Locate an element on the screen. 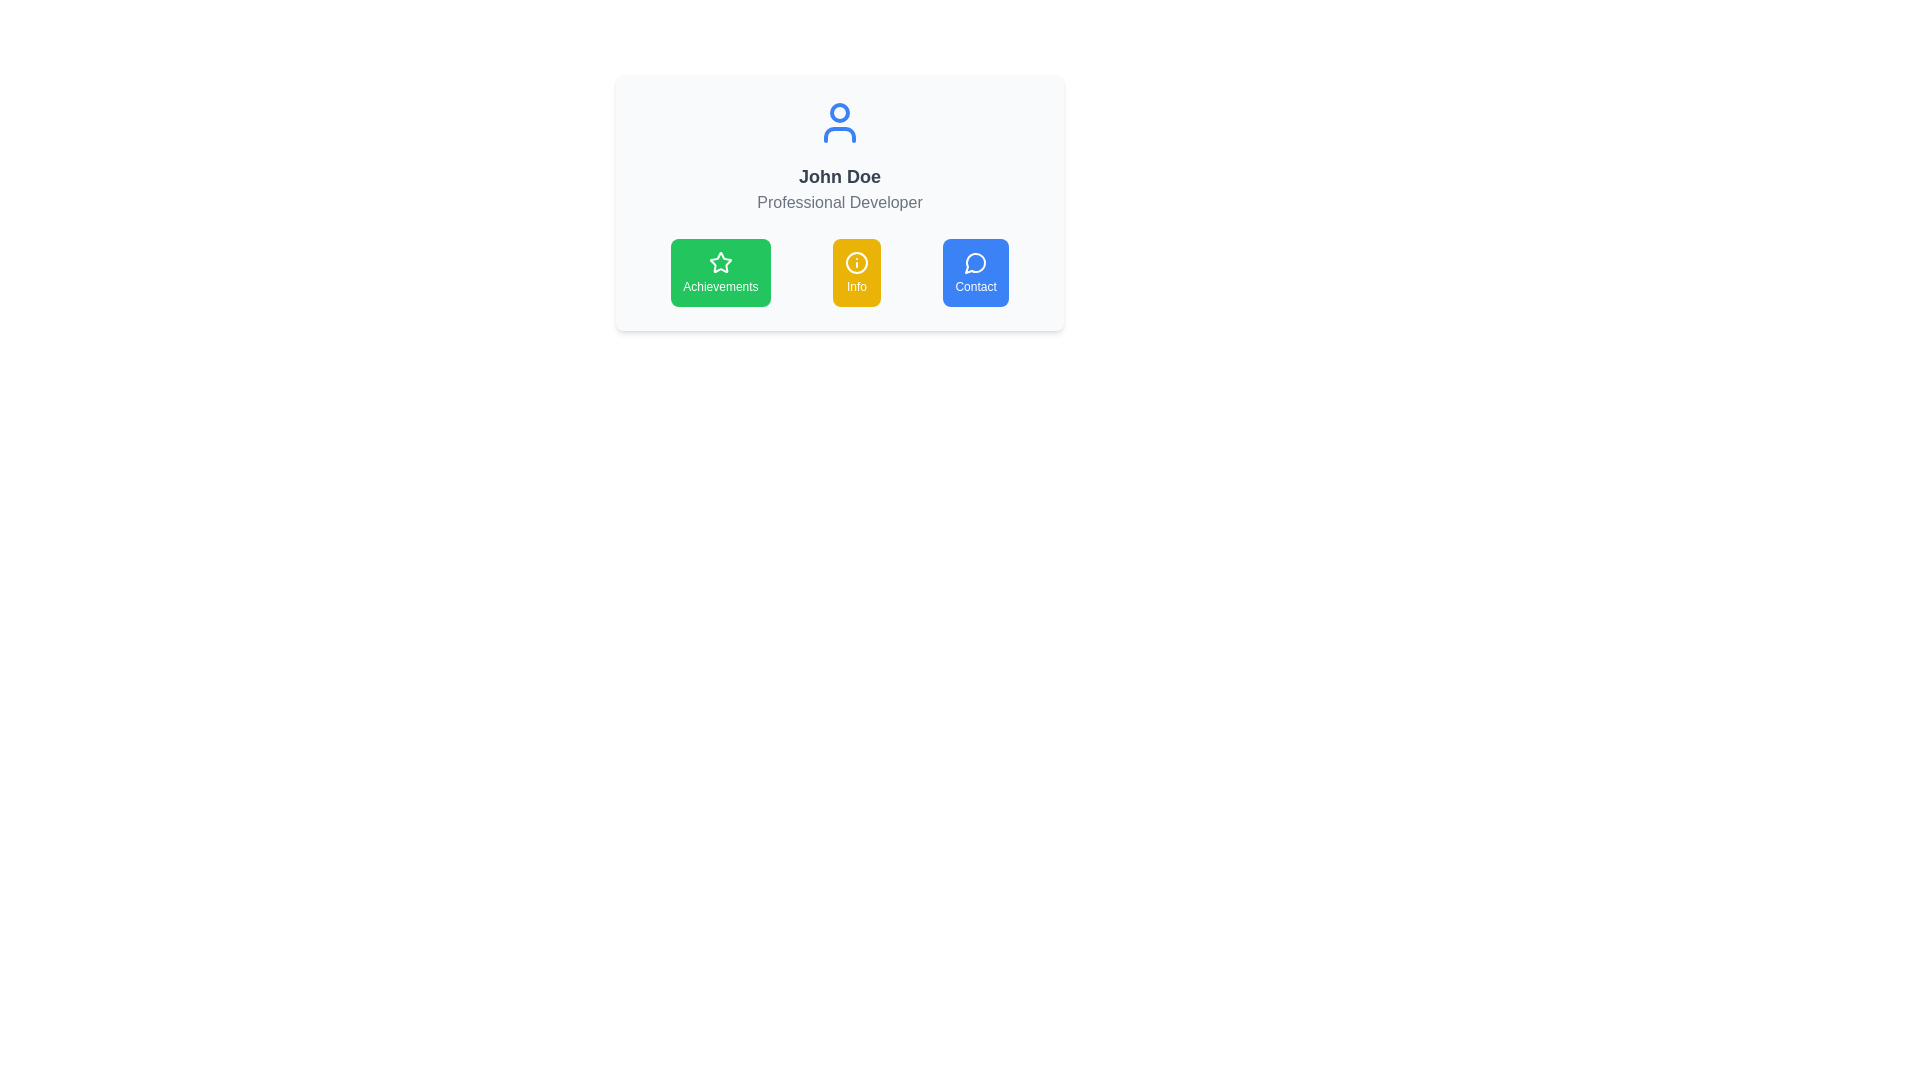 The image size is (1920, 1080). the circular blue outlined icon shaped like a message bubble located within the 'Contact' button to interact with the 'Contact' functionality is located at coordinates (976, 261).